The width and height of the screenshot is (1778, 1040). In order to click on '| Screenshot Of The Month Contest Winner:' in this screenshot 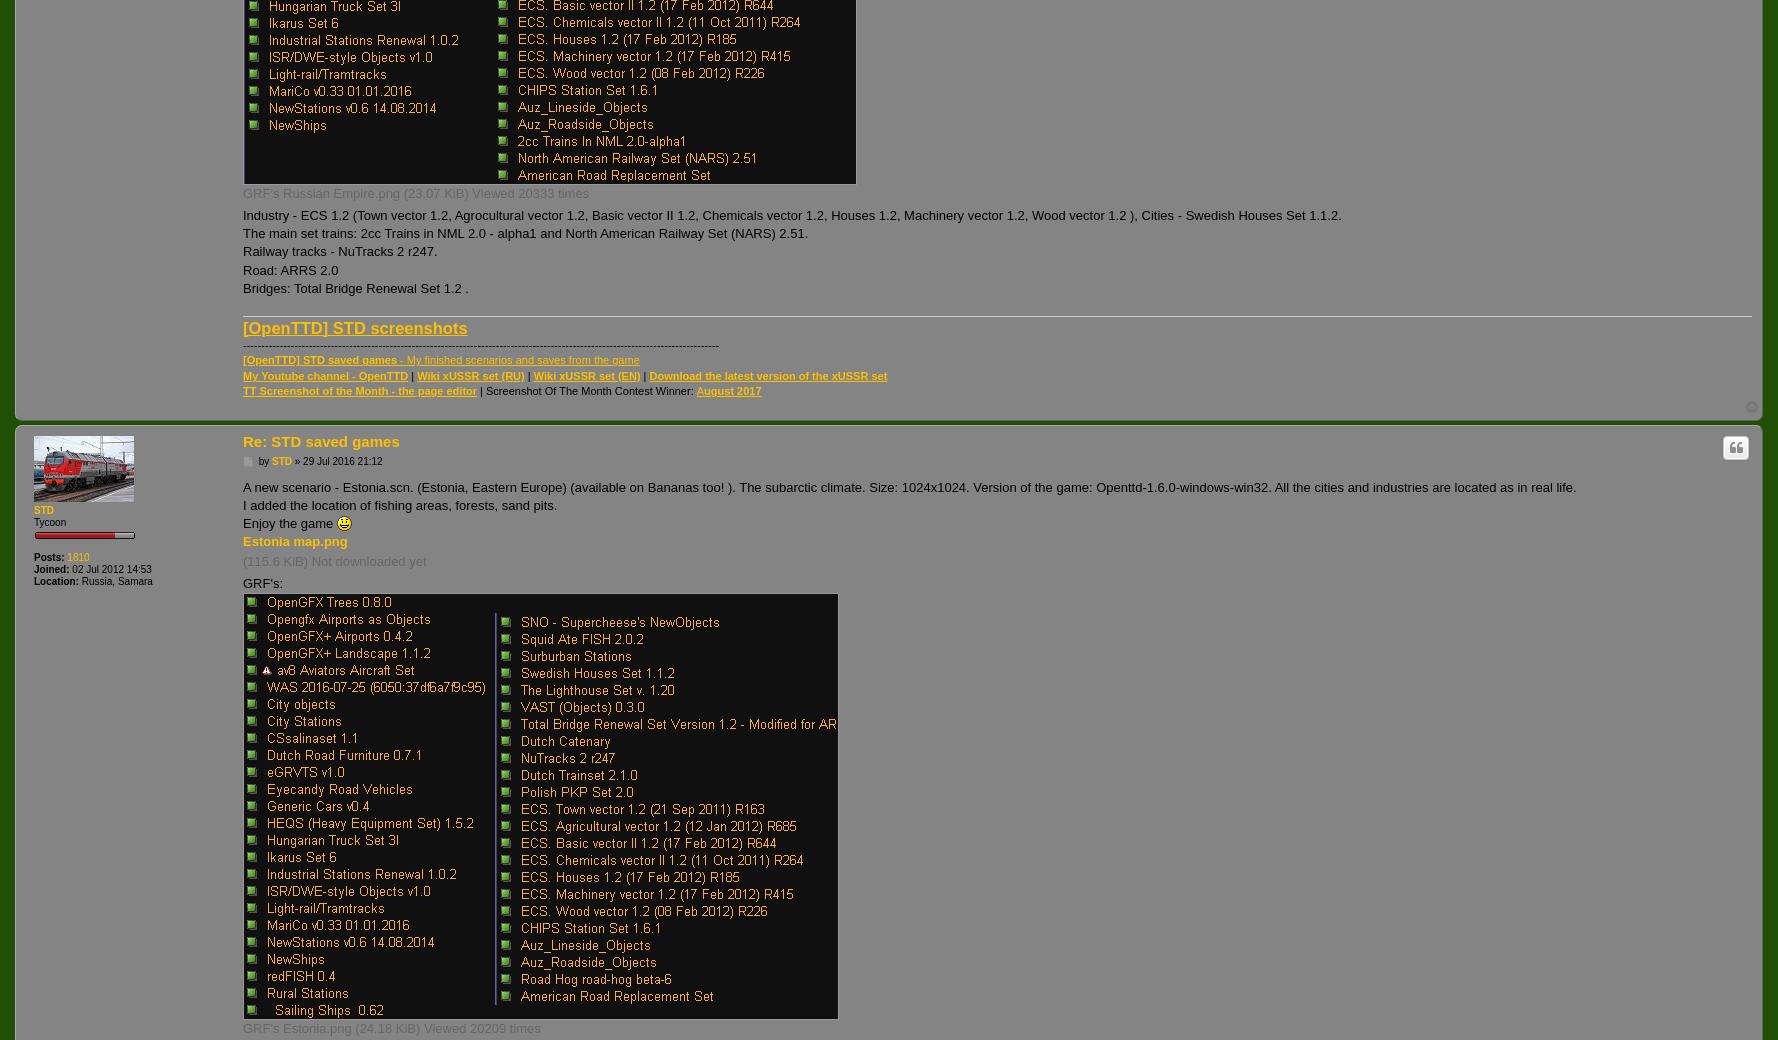, I will do `click(585, 391)`.